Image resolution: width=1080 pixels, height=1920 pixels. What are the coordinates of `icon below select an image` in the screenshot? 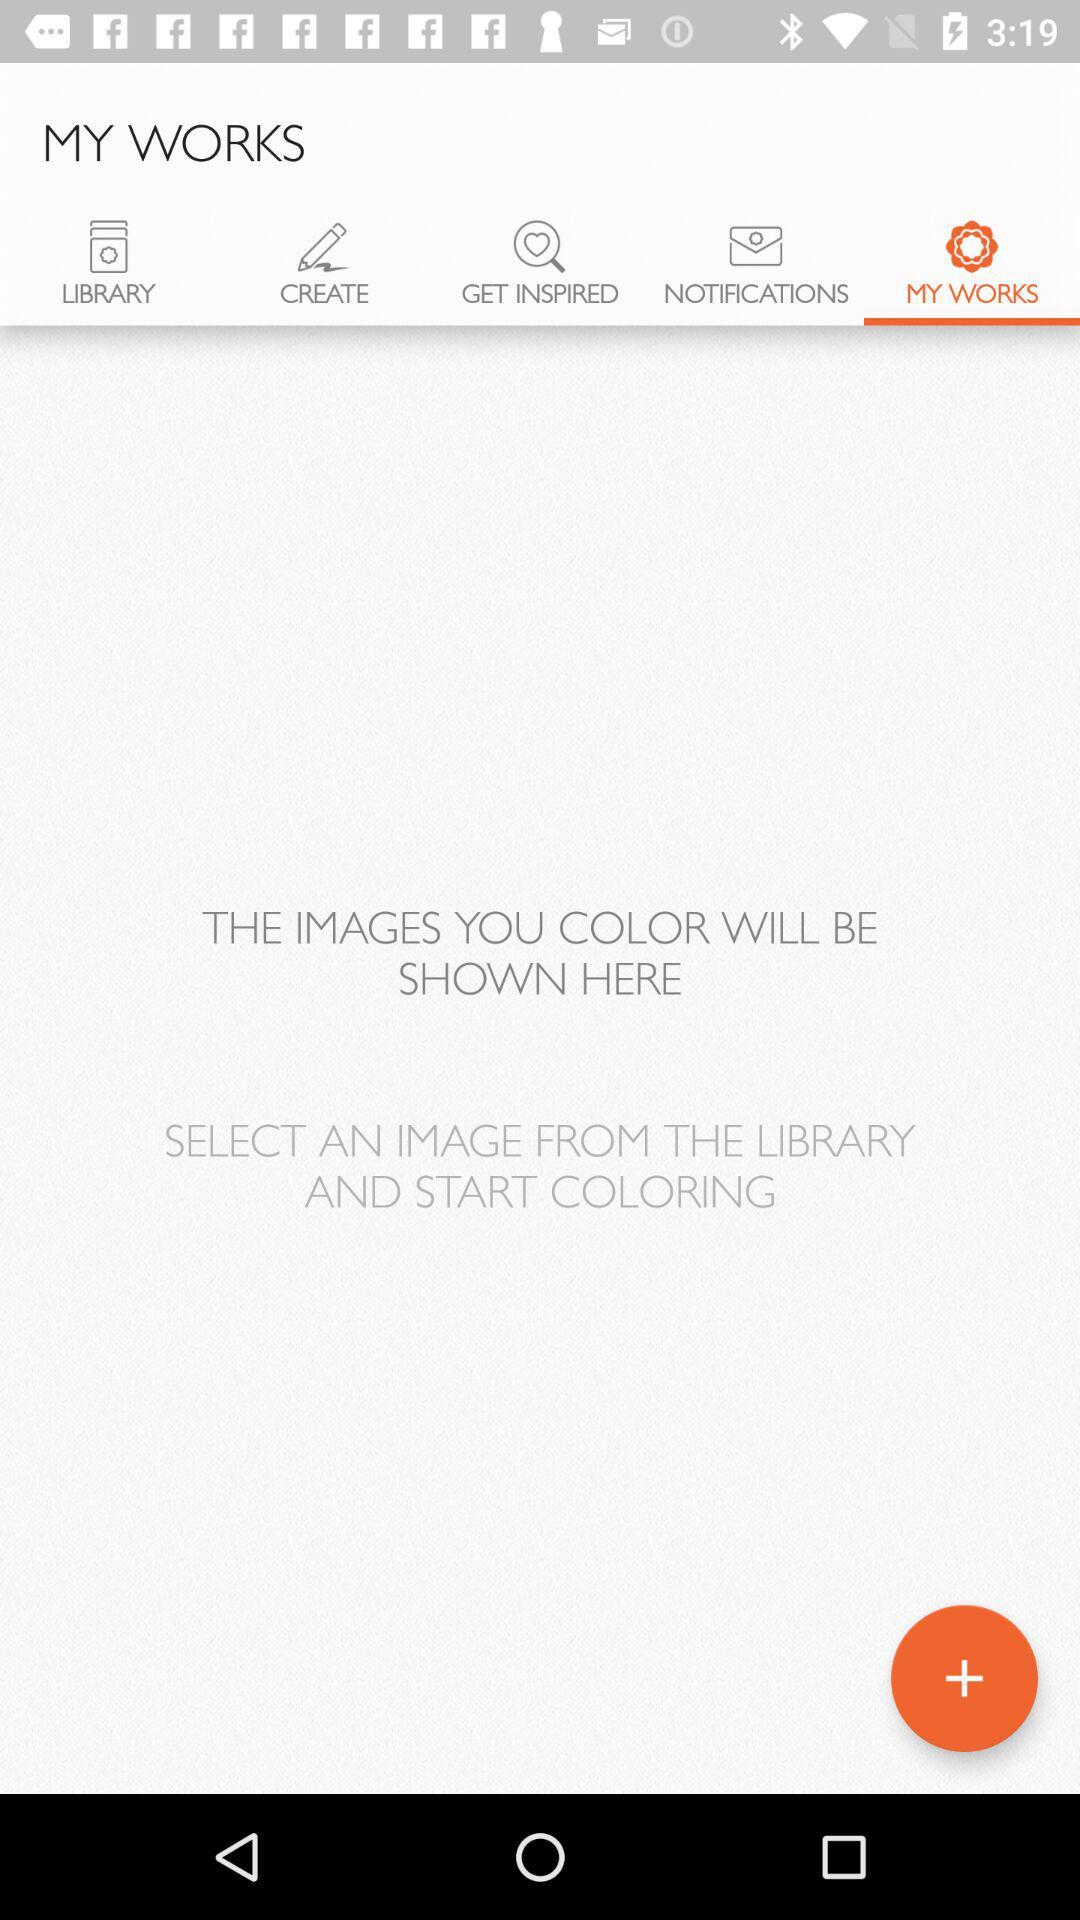 It's located at (963, 1678).